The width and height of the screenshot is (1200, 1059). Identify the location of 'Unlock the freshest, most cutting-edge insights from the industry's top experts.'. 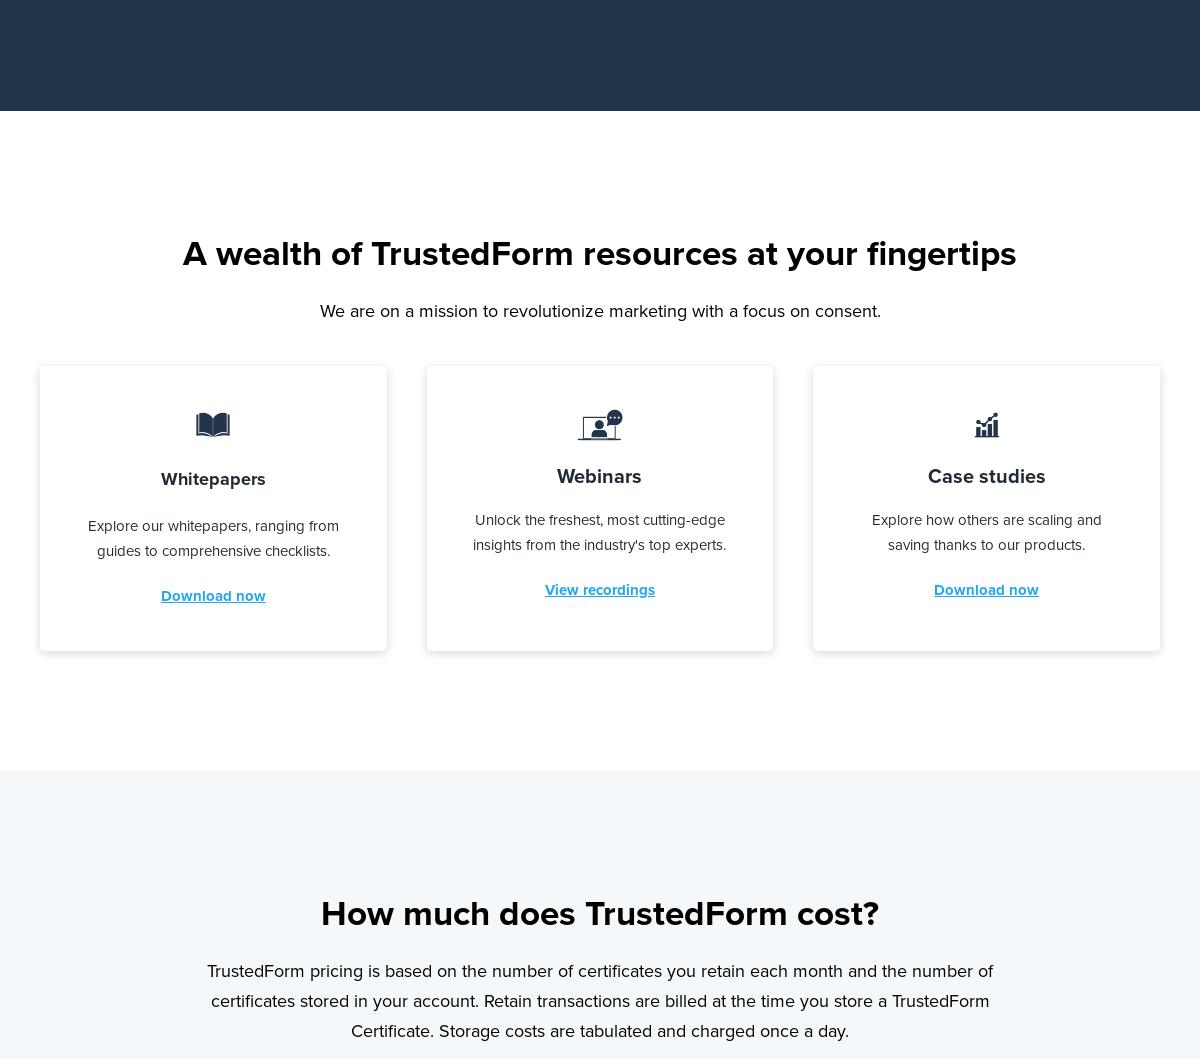
(598, 530).